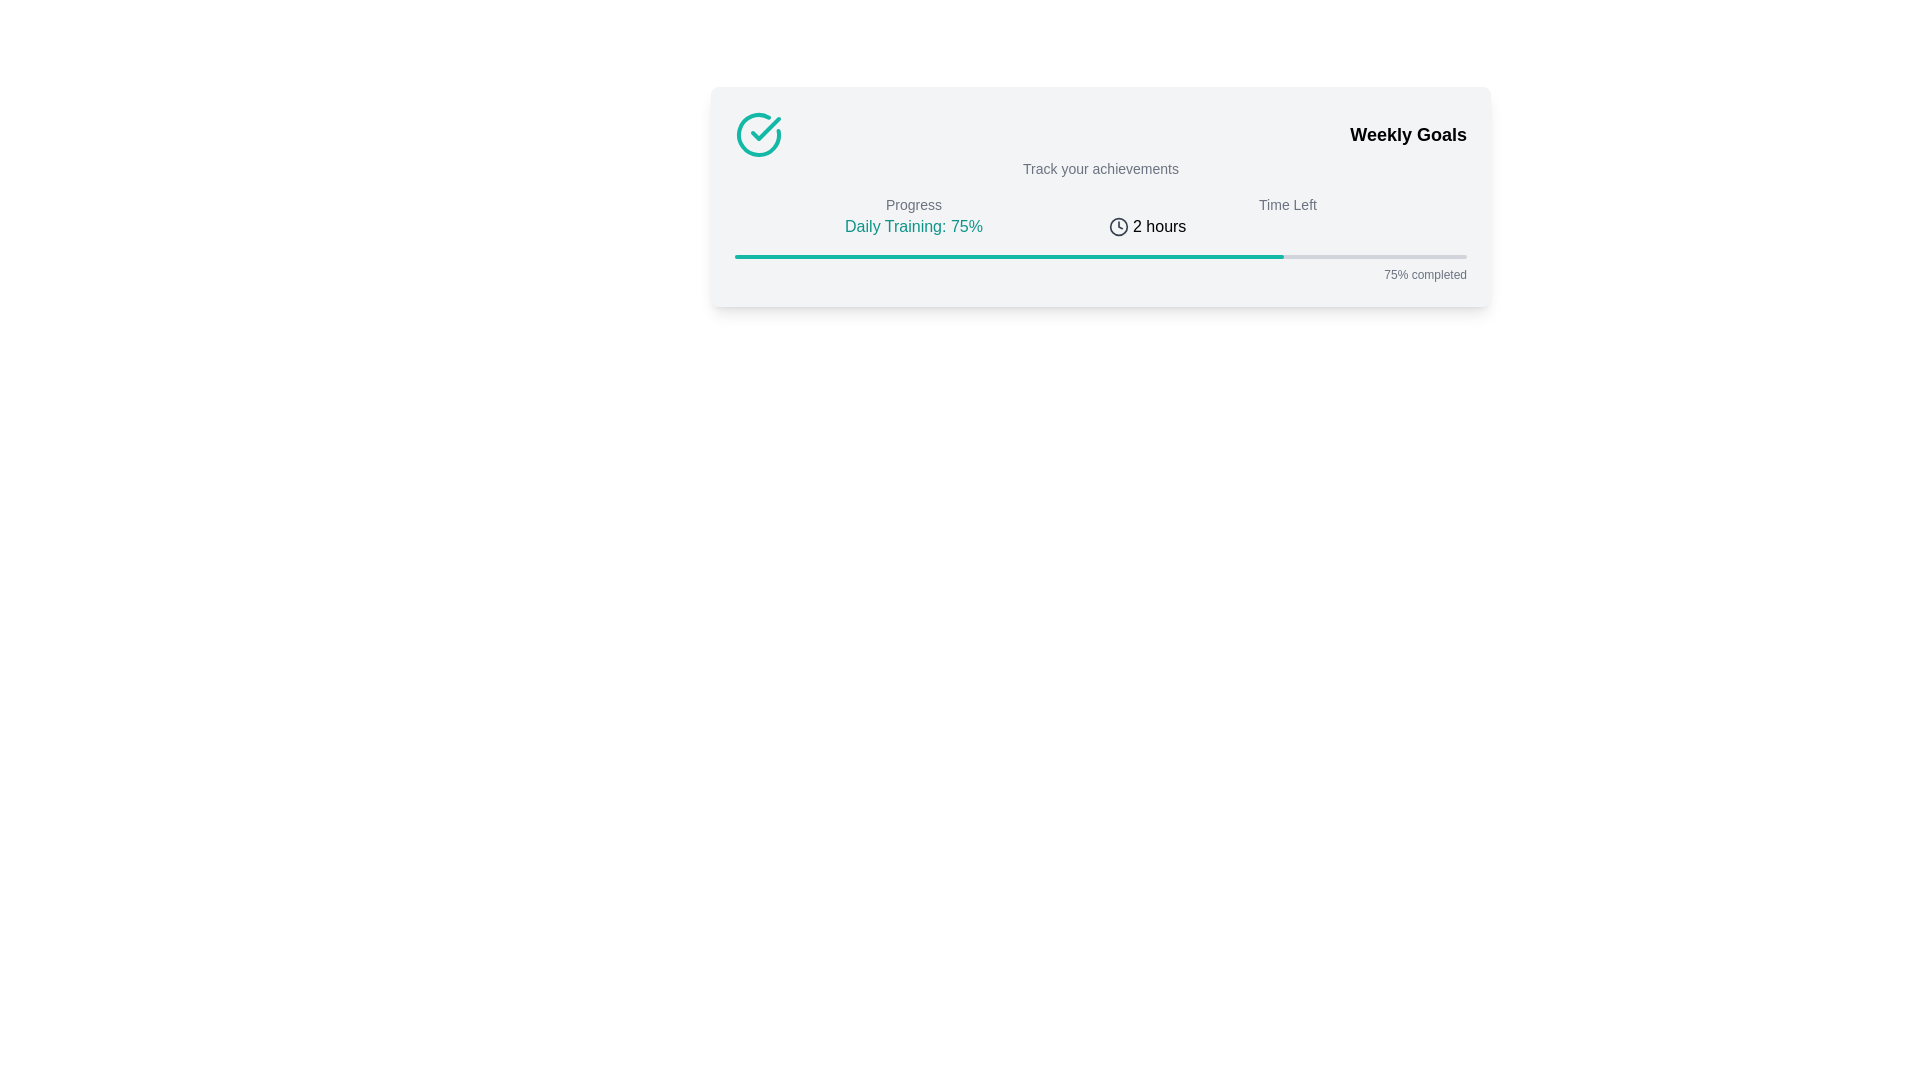  What do you see at coordinates (1099, 268) in the screenshot?
I see `the progress bar indicating '75% completed' at the bottom of the 'Weekly Goals' card` at bounding box center [1099, 268].